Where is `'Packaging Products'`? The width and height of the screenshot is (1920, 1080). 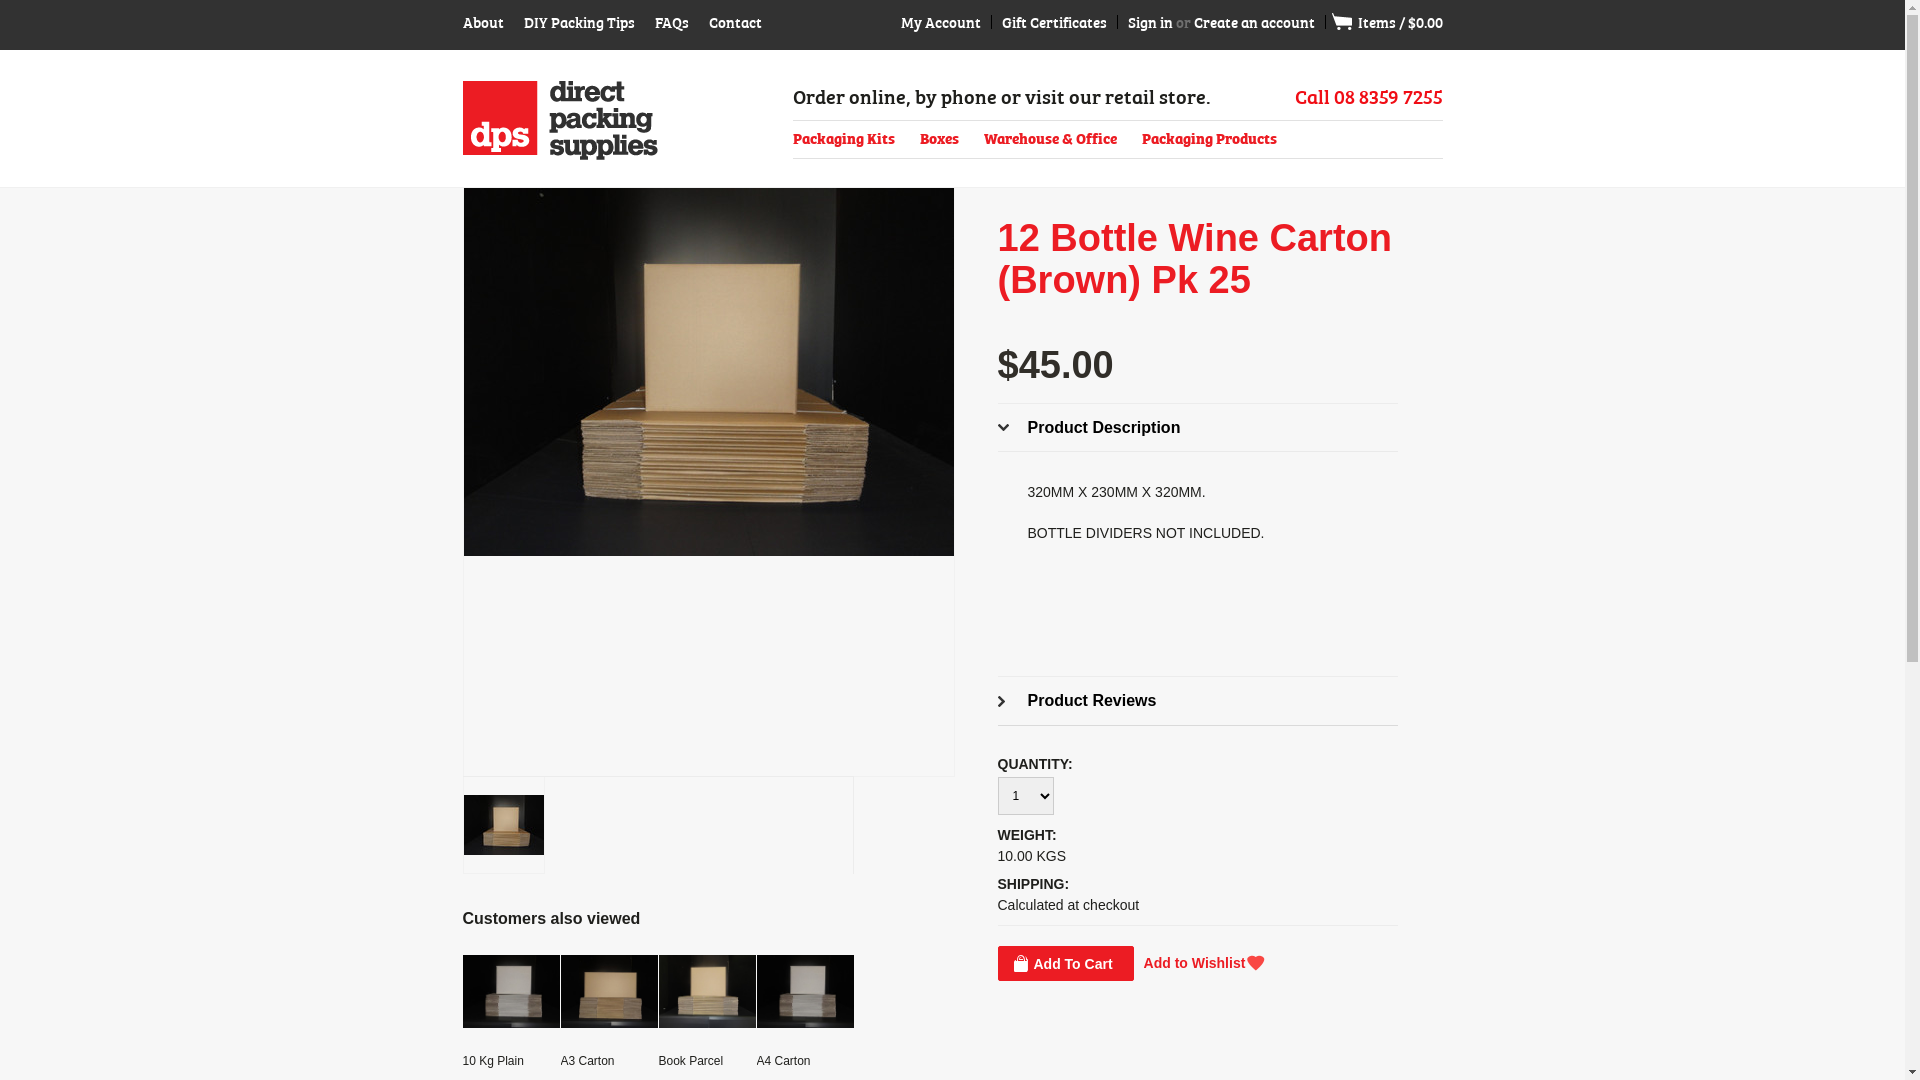 'Packaging Products' is located at coordinates (1208, 136).